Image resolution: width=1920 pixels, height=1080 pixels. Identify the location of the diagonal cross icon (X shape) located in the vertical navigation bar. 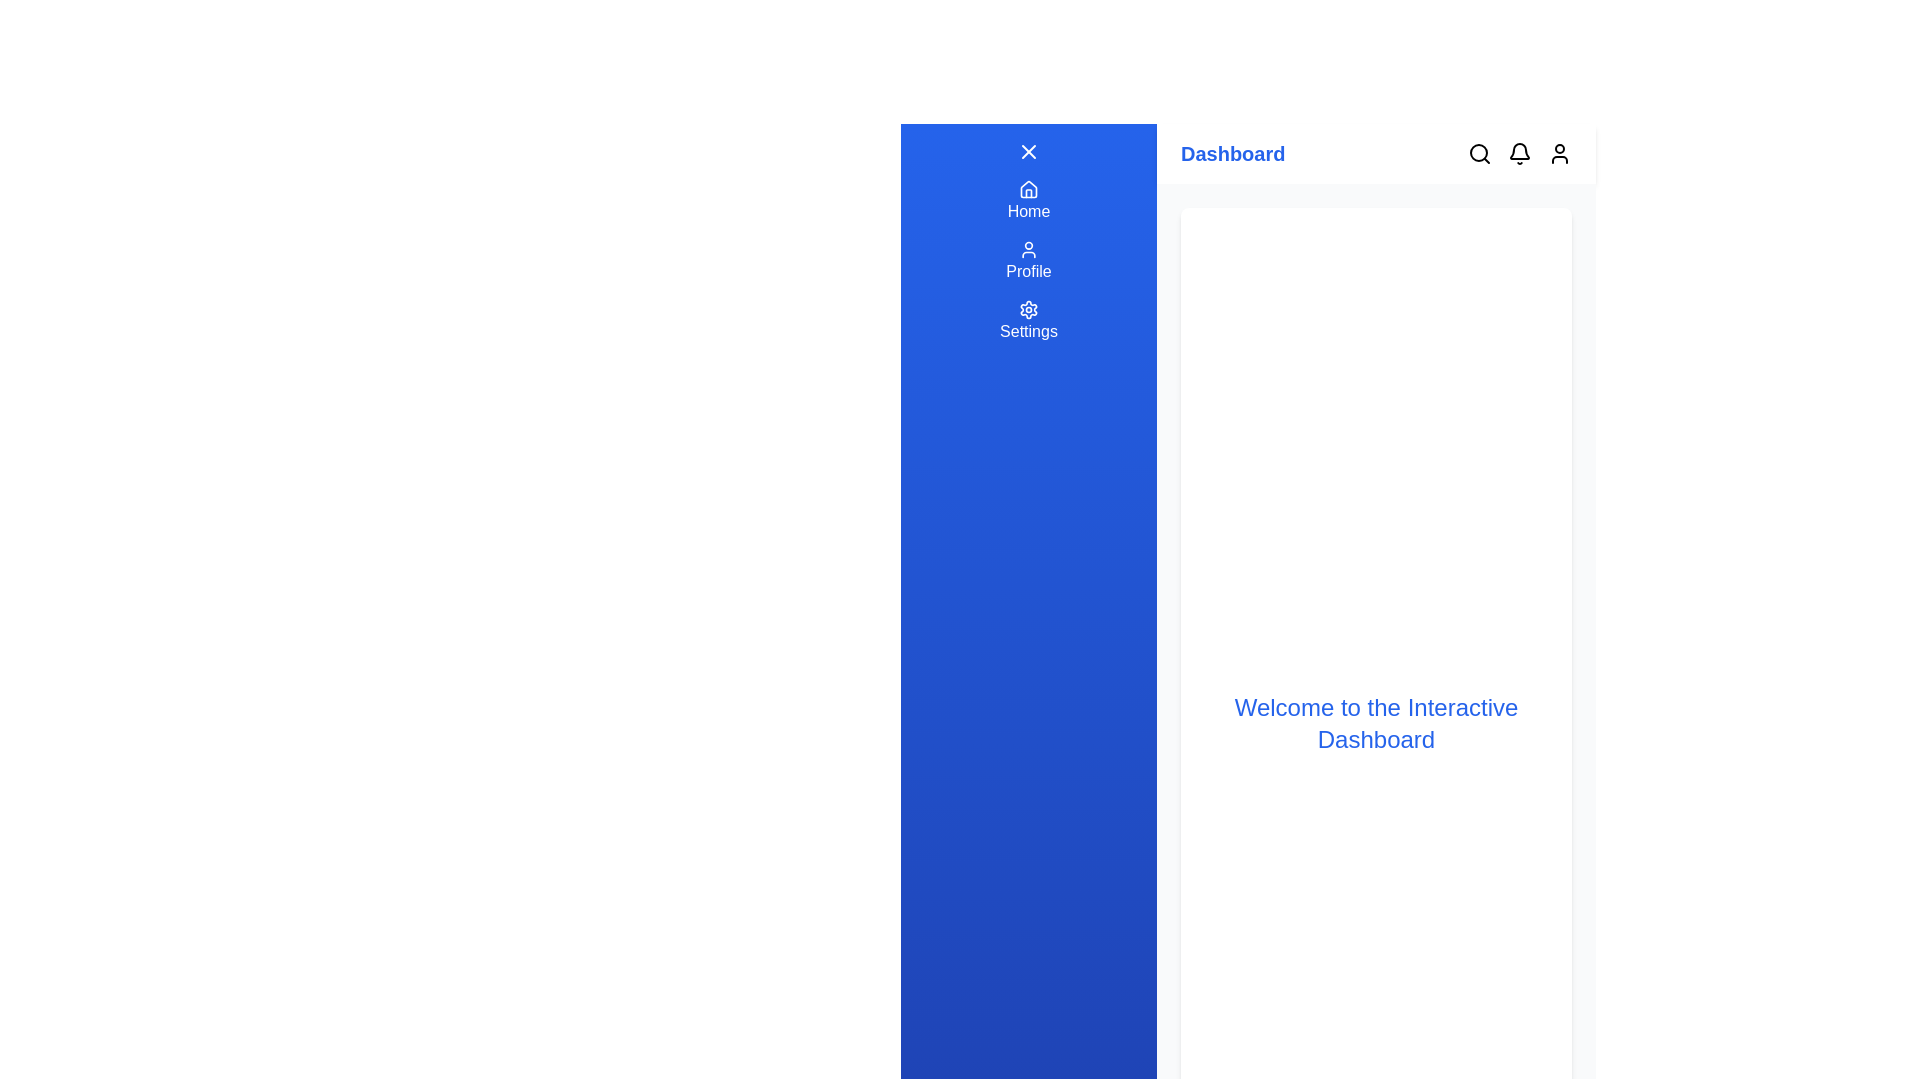
(1028, 150).